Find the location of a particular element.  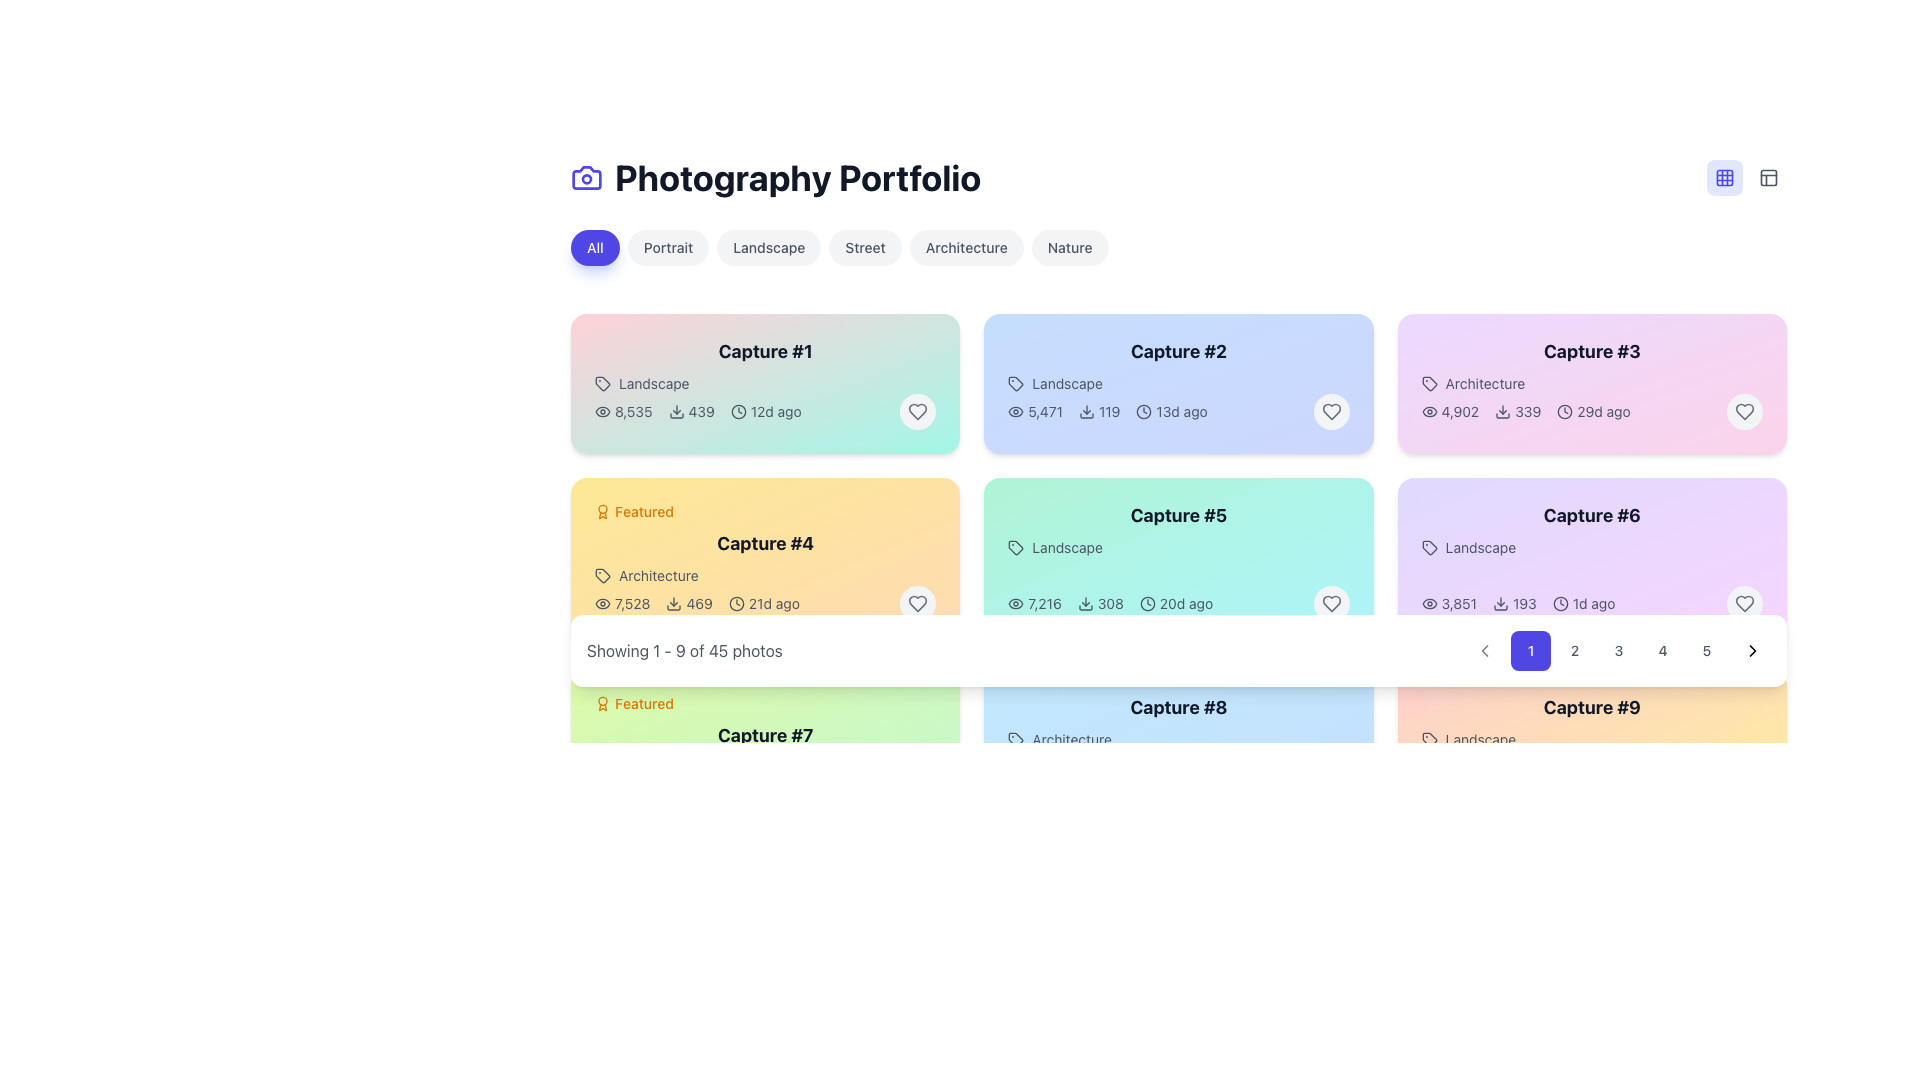

text of the 'Capture #3' label, which is styled in bold and located in the top-right card of a 3x3 grid layout is located at coordinates (1591, 350).